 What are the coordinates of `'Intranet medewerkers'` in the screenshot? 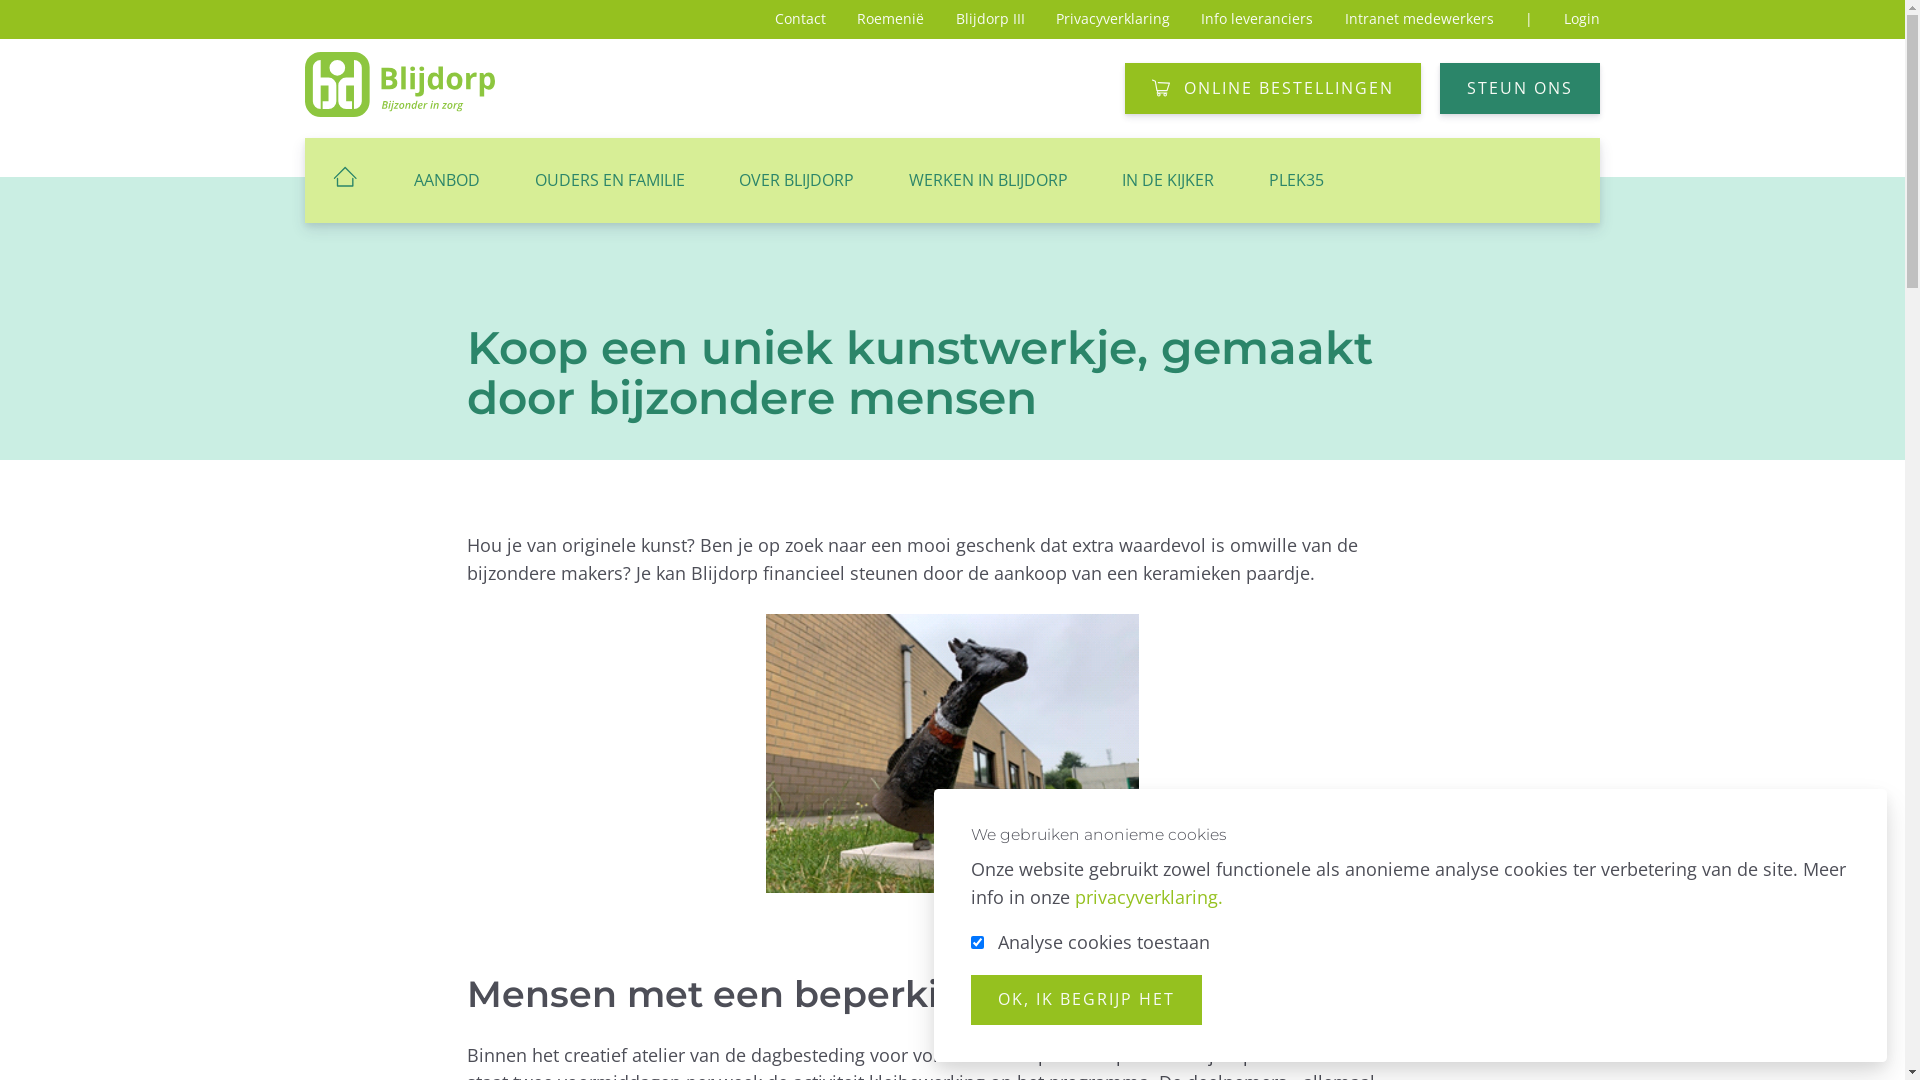 It's located at (1418, 18).